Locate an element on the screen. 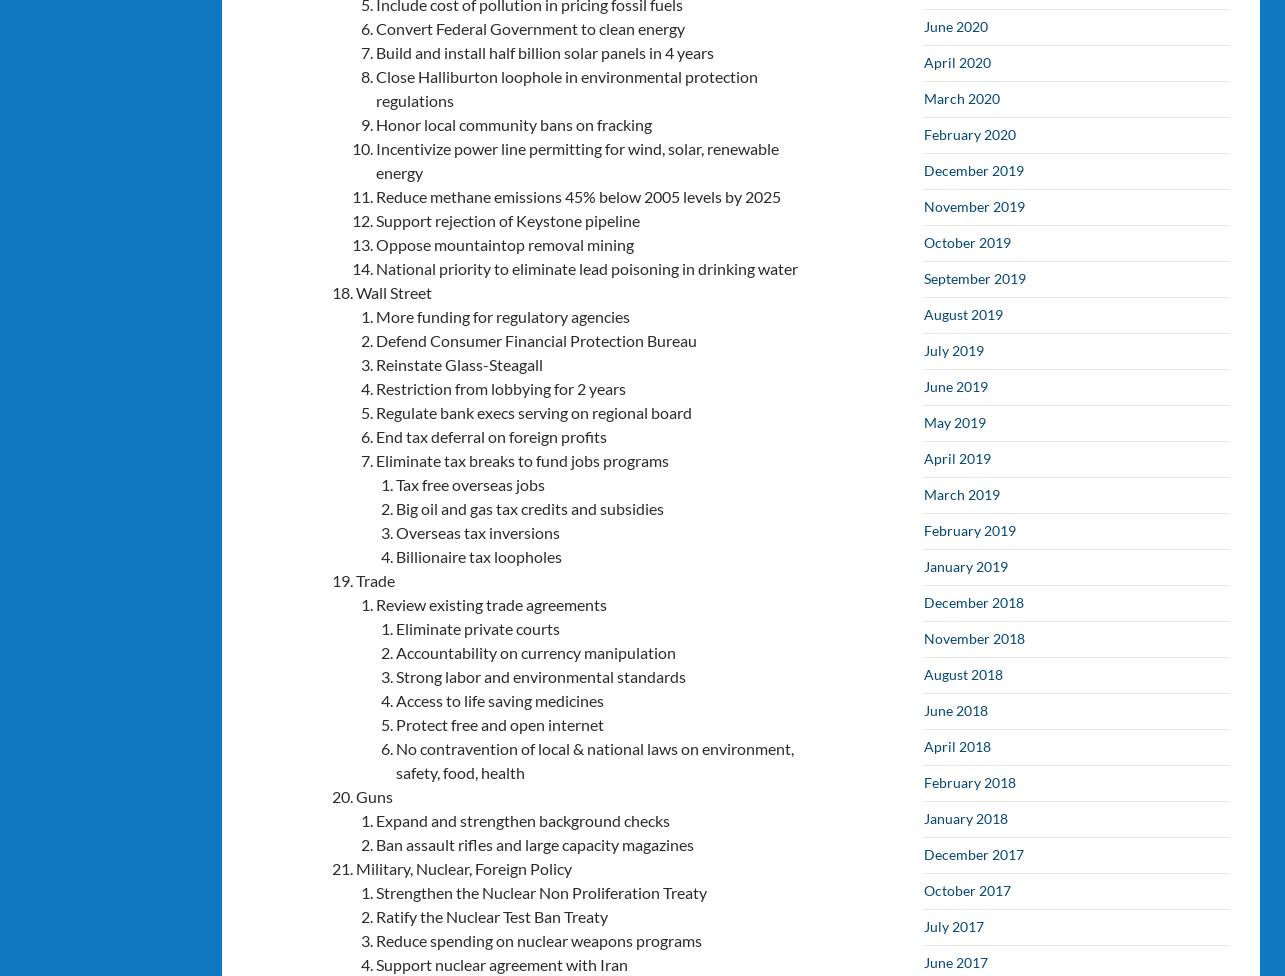 This screenshot has width=1285, height=976. 'Big oil and gas tax credits and subsidies' is located at coordinates (530, 507).